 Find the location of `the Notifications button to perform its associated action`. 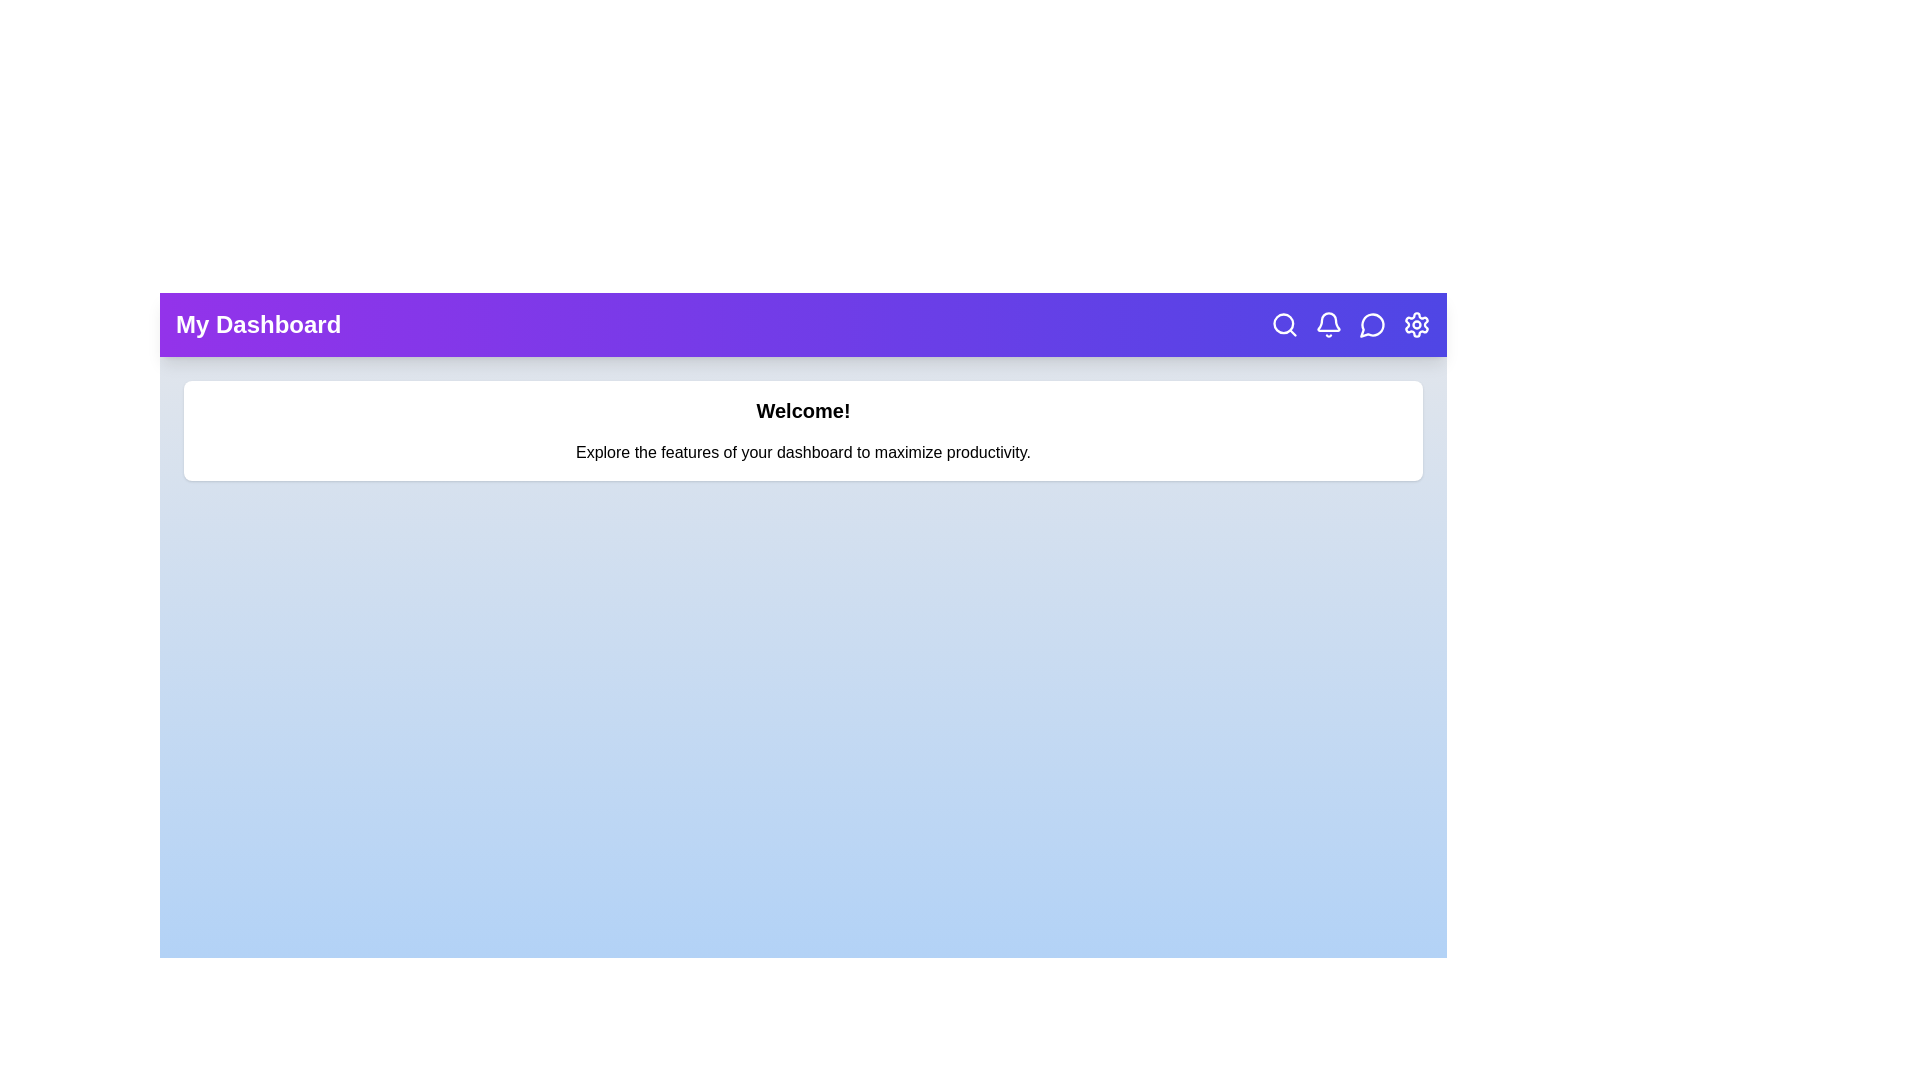

the Notifications button to perform its associated action is located at coordinates (1329, 323).